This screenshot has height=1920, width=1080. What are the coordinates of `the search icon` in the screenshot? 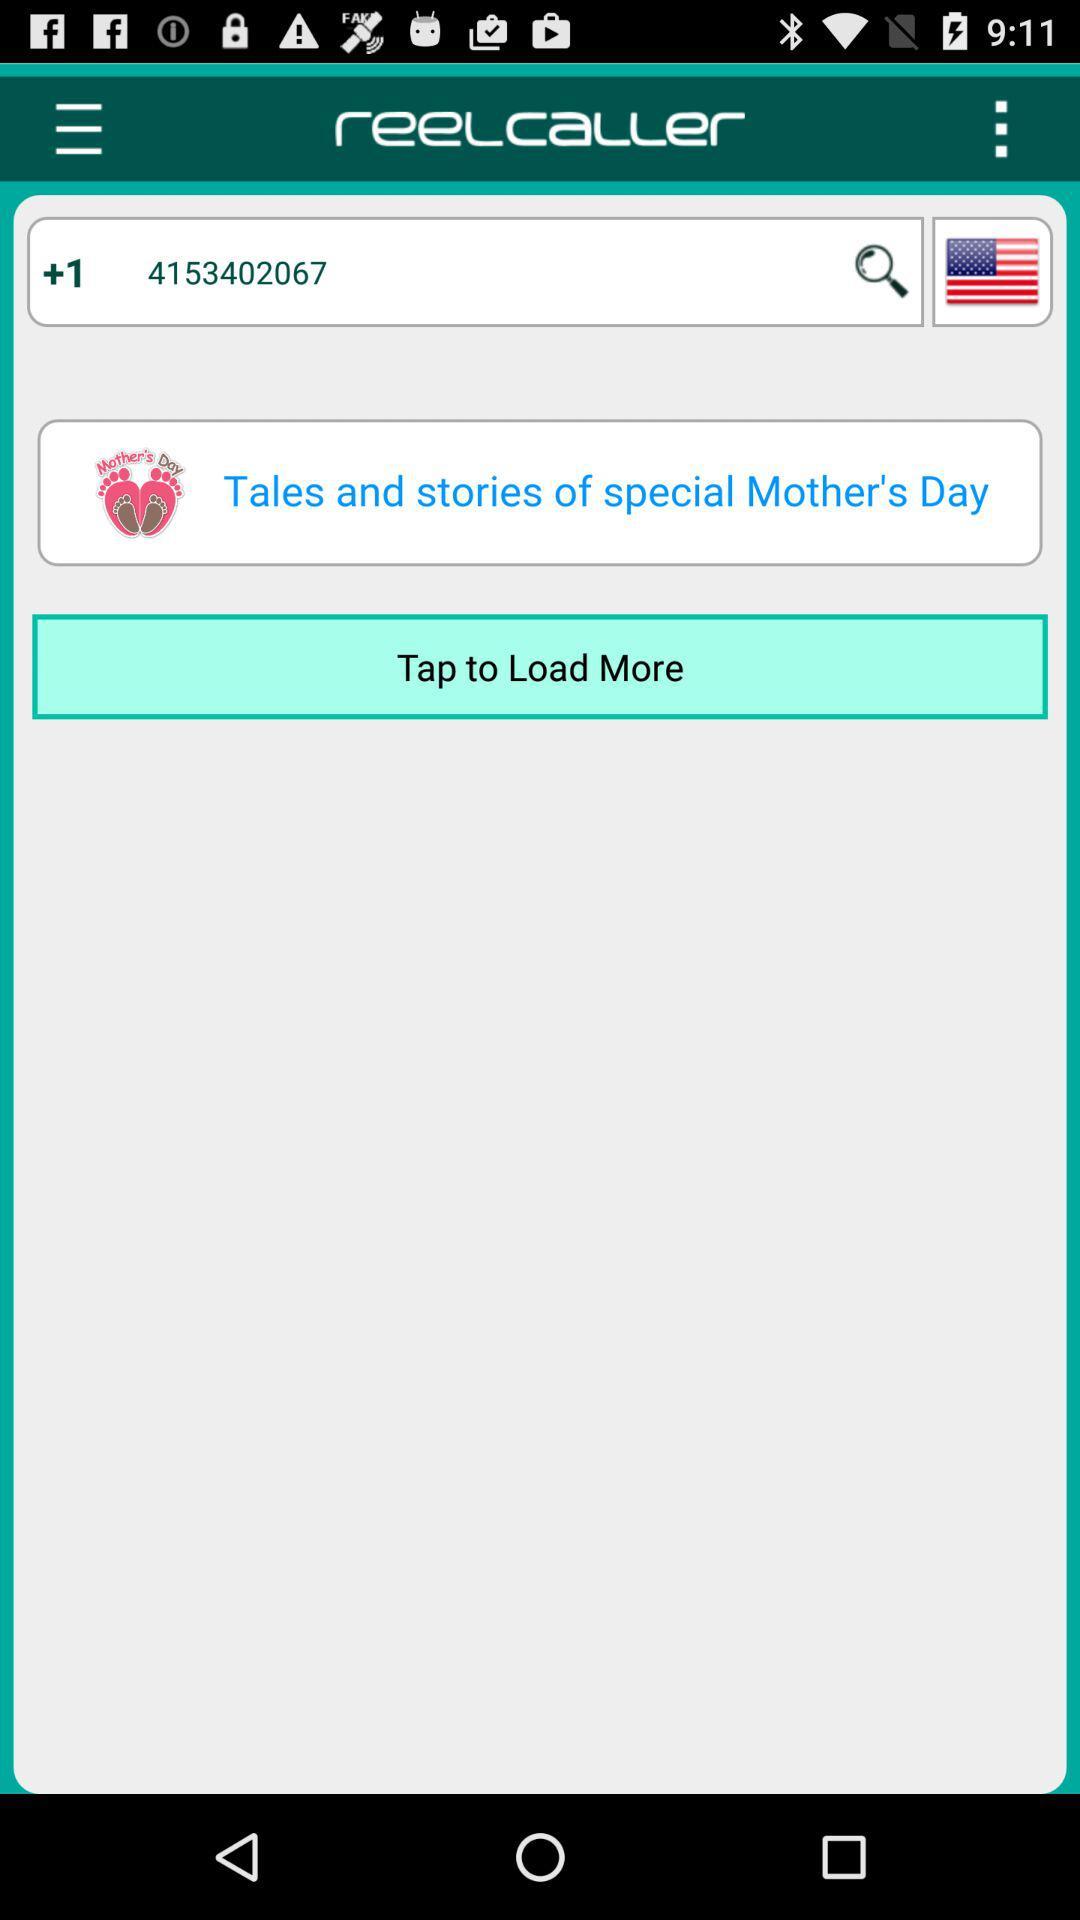 It's located at (881, 289).